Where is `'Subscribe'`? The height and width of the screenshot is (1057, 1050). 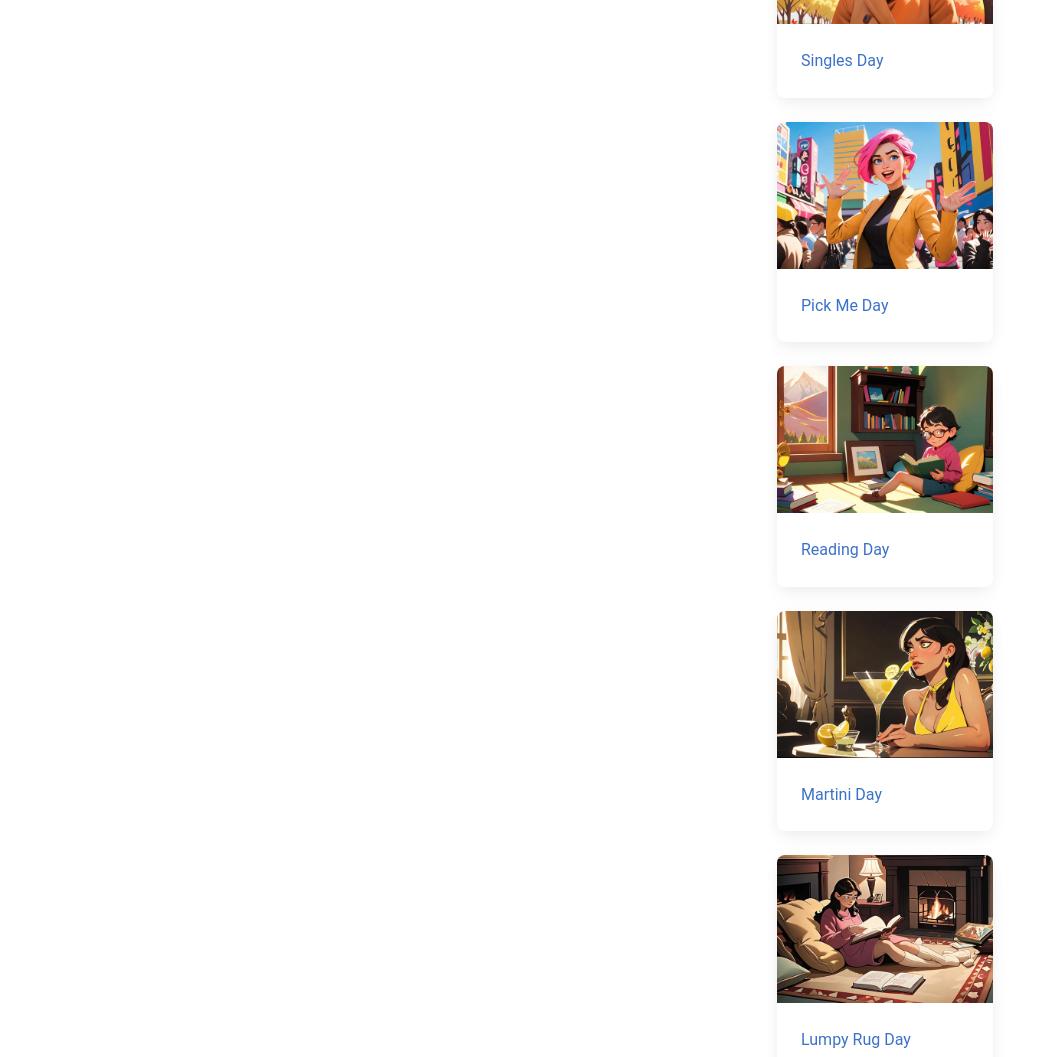
'Subscribe' is located at coordinates (124, 803).